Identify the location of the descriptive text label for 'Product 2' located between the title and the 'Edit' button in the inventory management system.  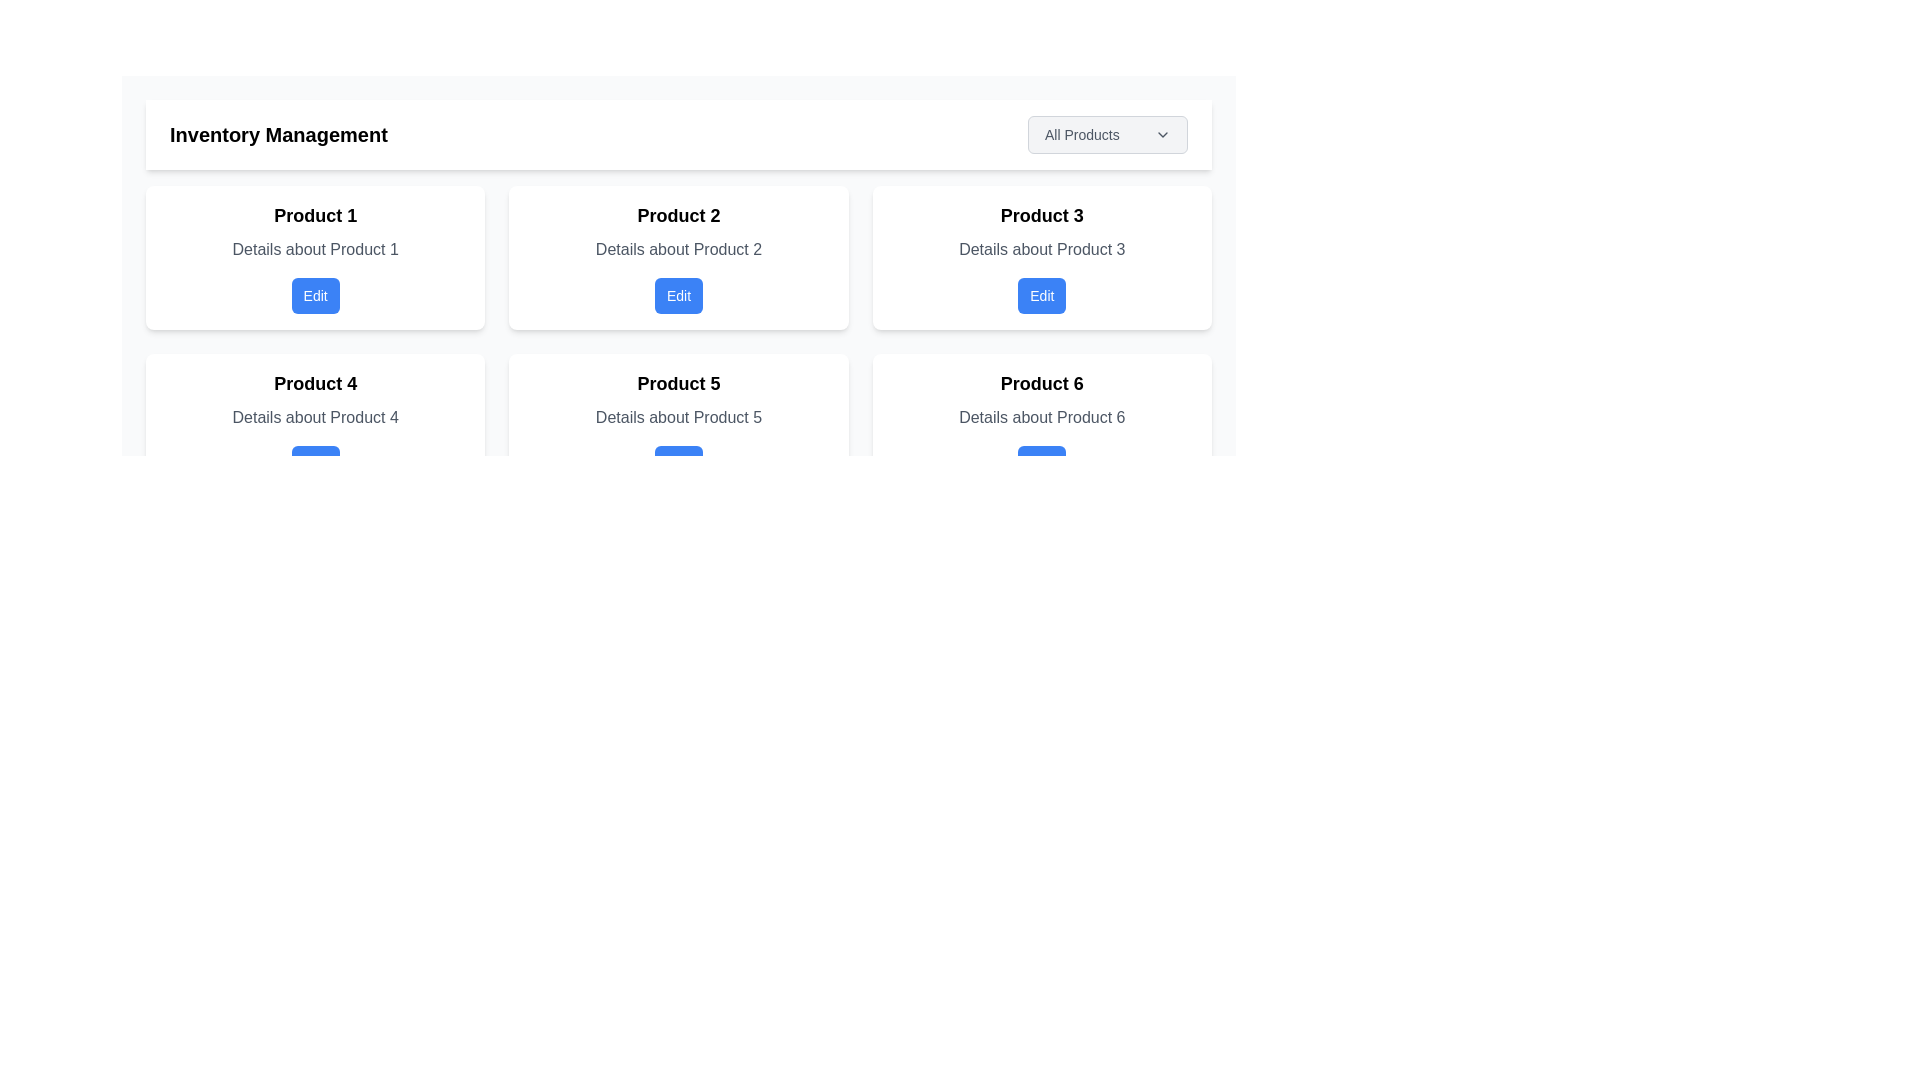
(678, 249).